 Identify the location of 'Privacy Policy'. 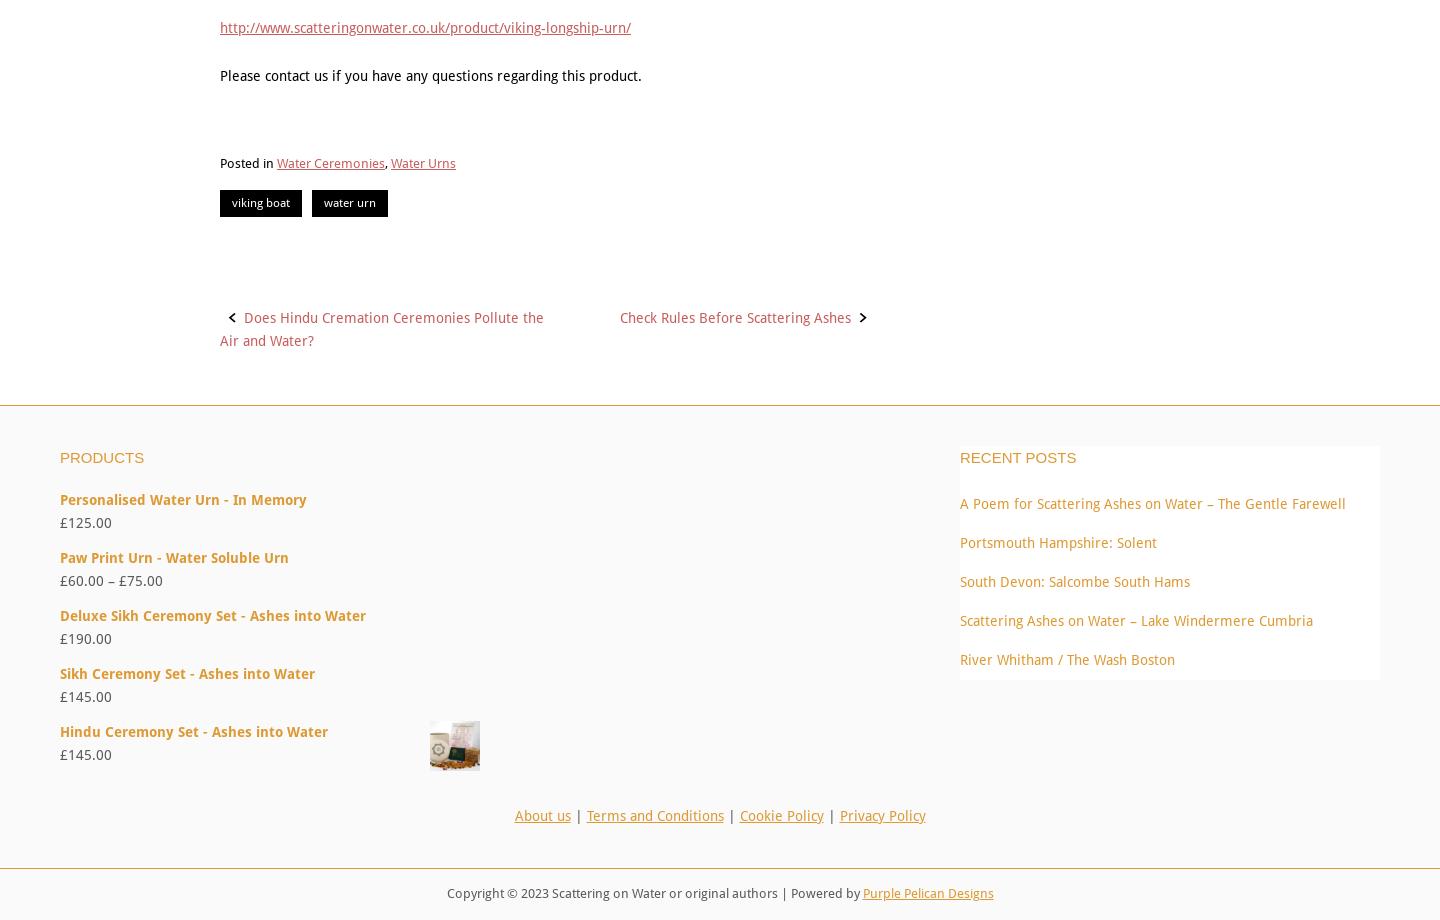
(881, 814).